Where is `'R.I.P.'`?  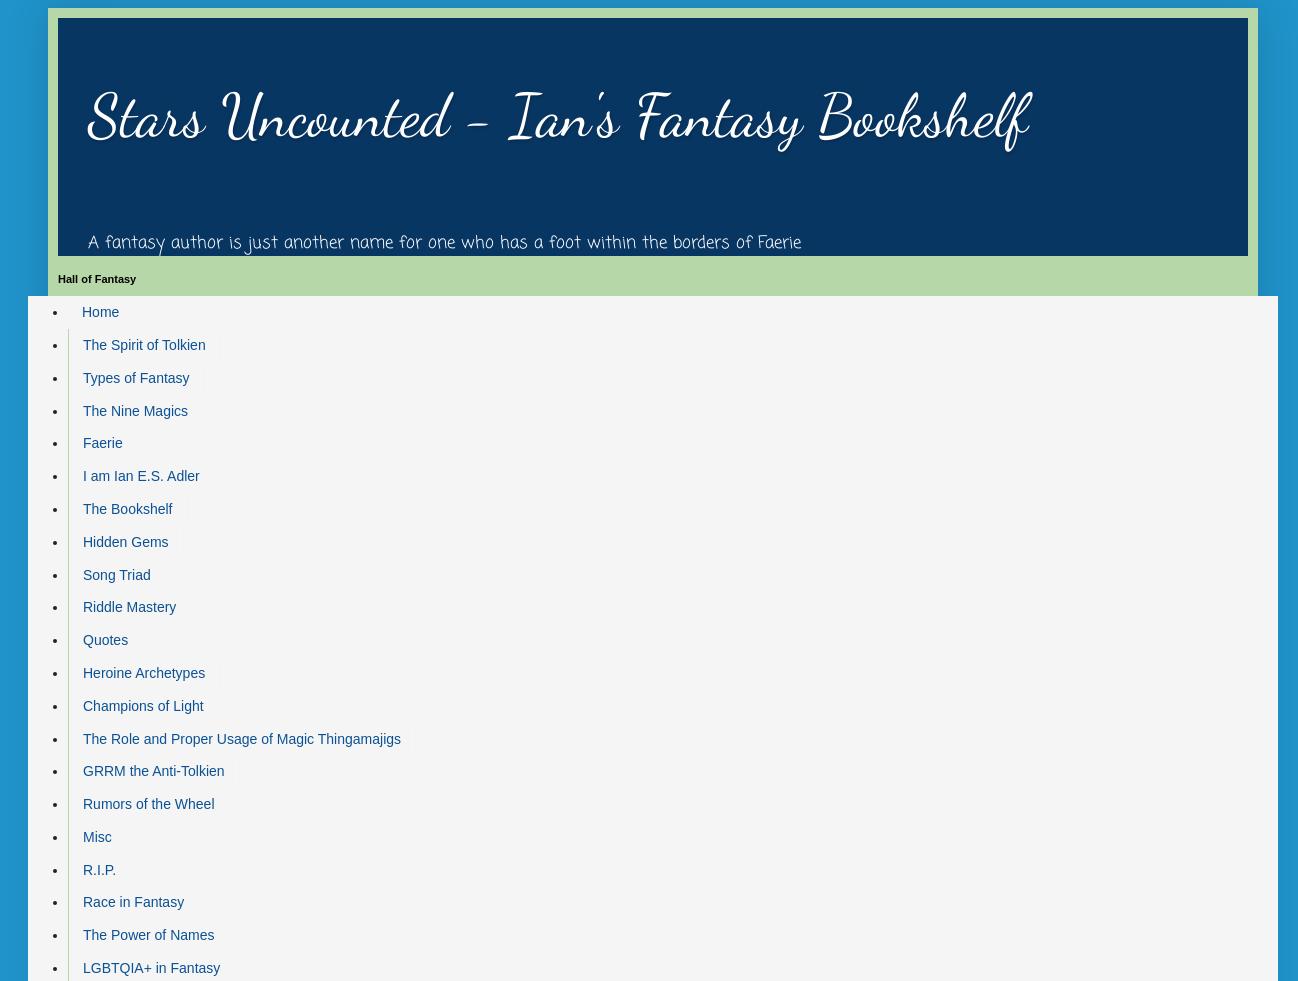 'R.I.P.' is located at coordinates (99, 868).